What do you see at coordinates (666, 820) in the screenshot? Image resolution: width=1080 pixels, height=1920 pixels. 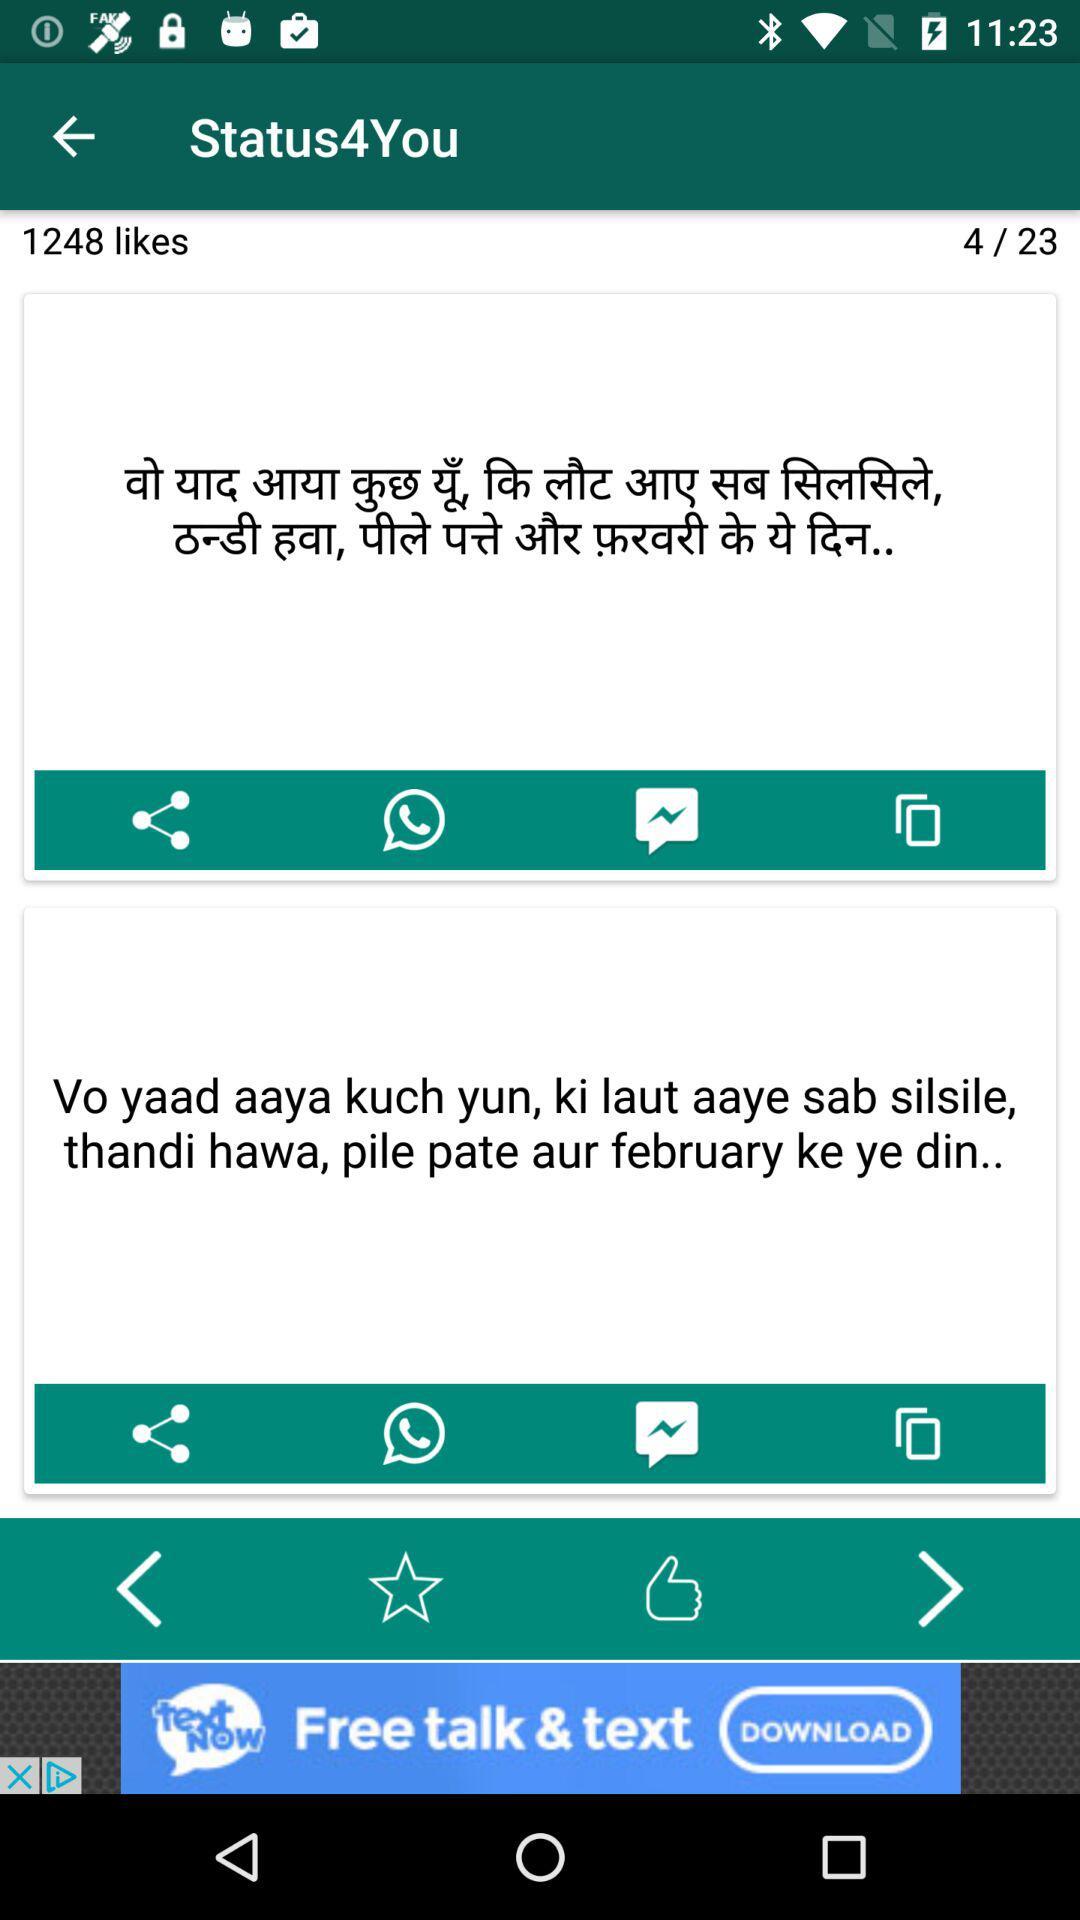 I see `chat` at bounding box center [666, 820].